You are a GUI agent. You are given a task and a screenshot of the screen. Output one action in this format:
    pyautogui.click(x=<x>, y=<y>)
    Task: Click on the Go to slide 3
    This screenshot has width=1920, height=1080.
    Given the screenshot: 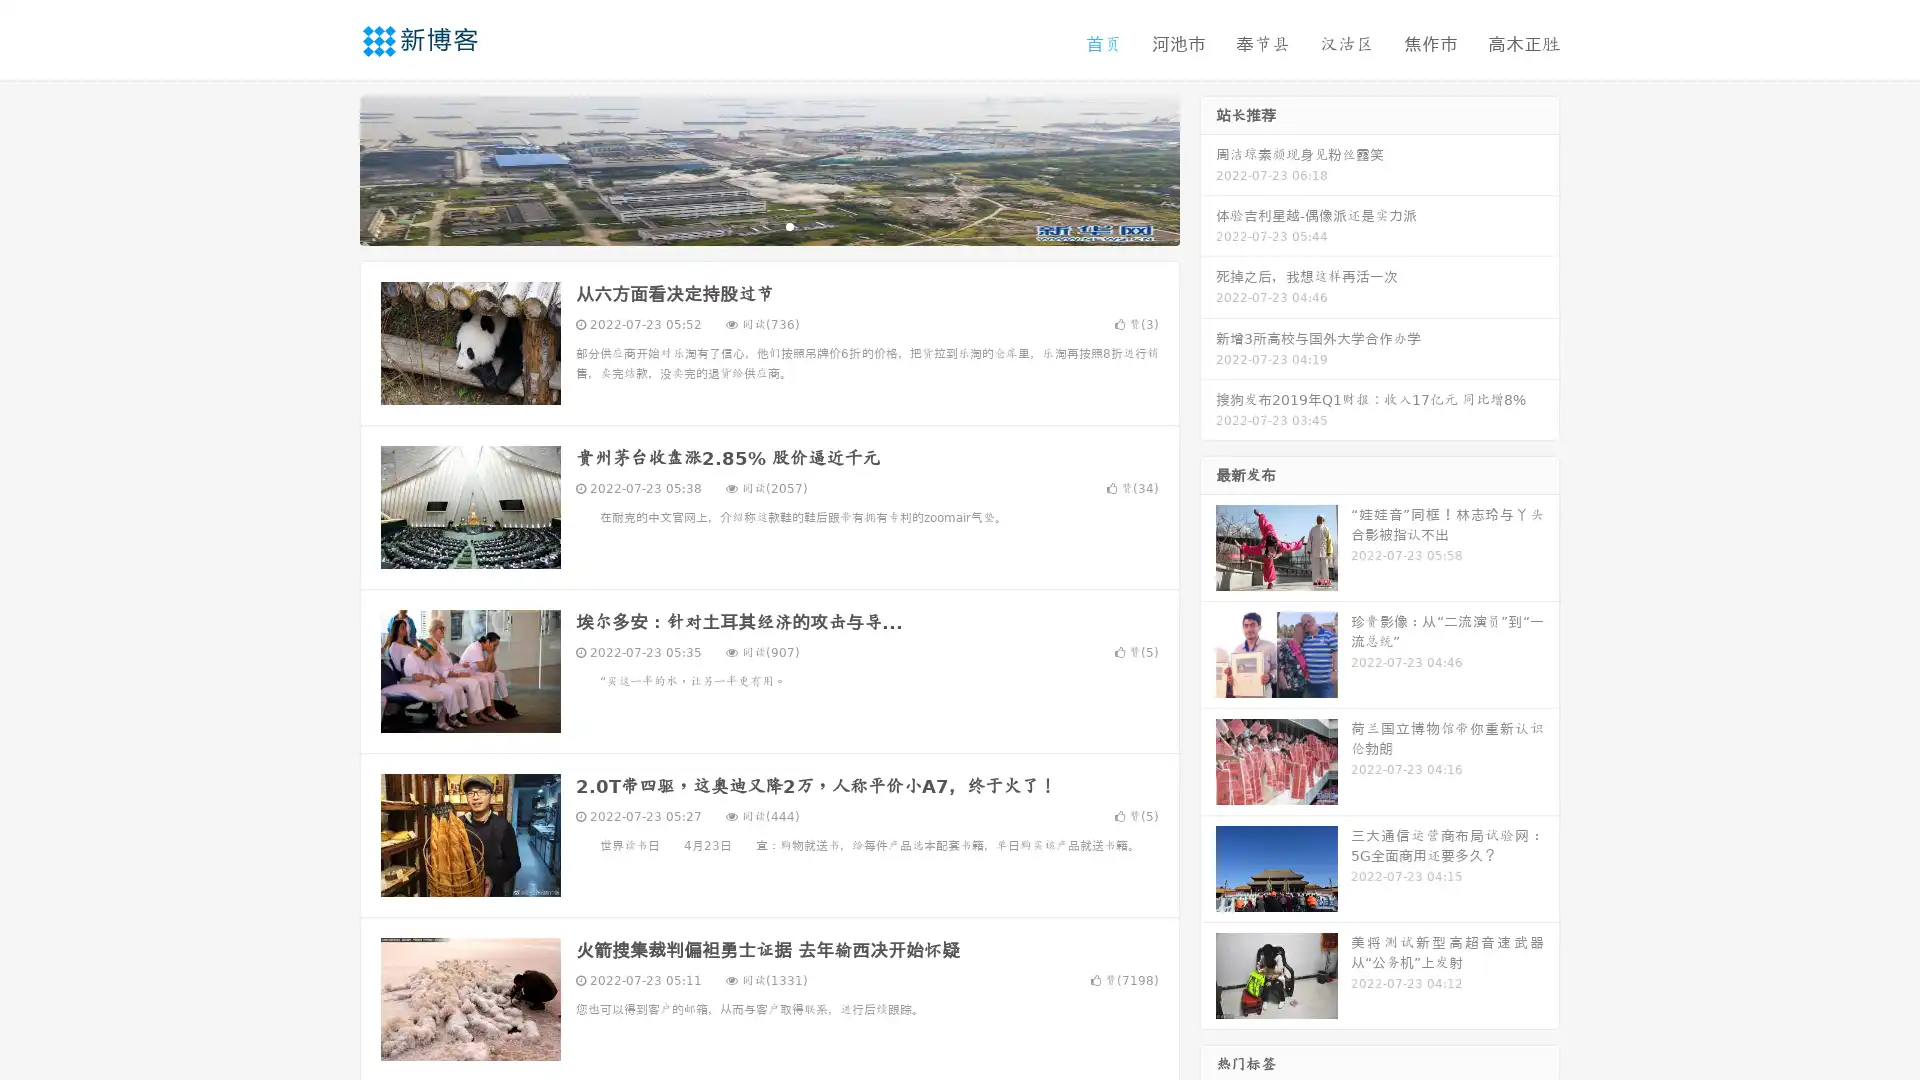 What is the action you would take?
    pyautogui.click(x=789, y=225)
    